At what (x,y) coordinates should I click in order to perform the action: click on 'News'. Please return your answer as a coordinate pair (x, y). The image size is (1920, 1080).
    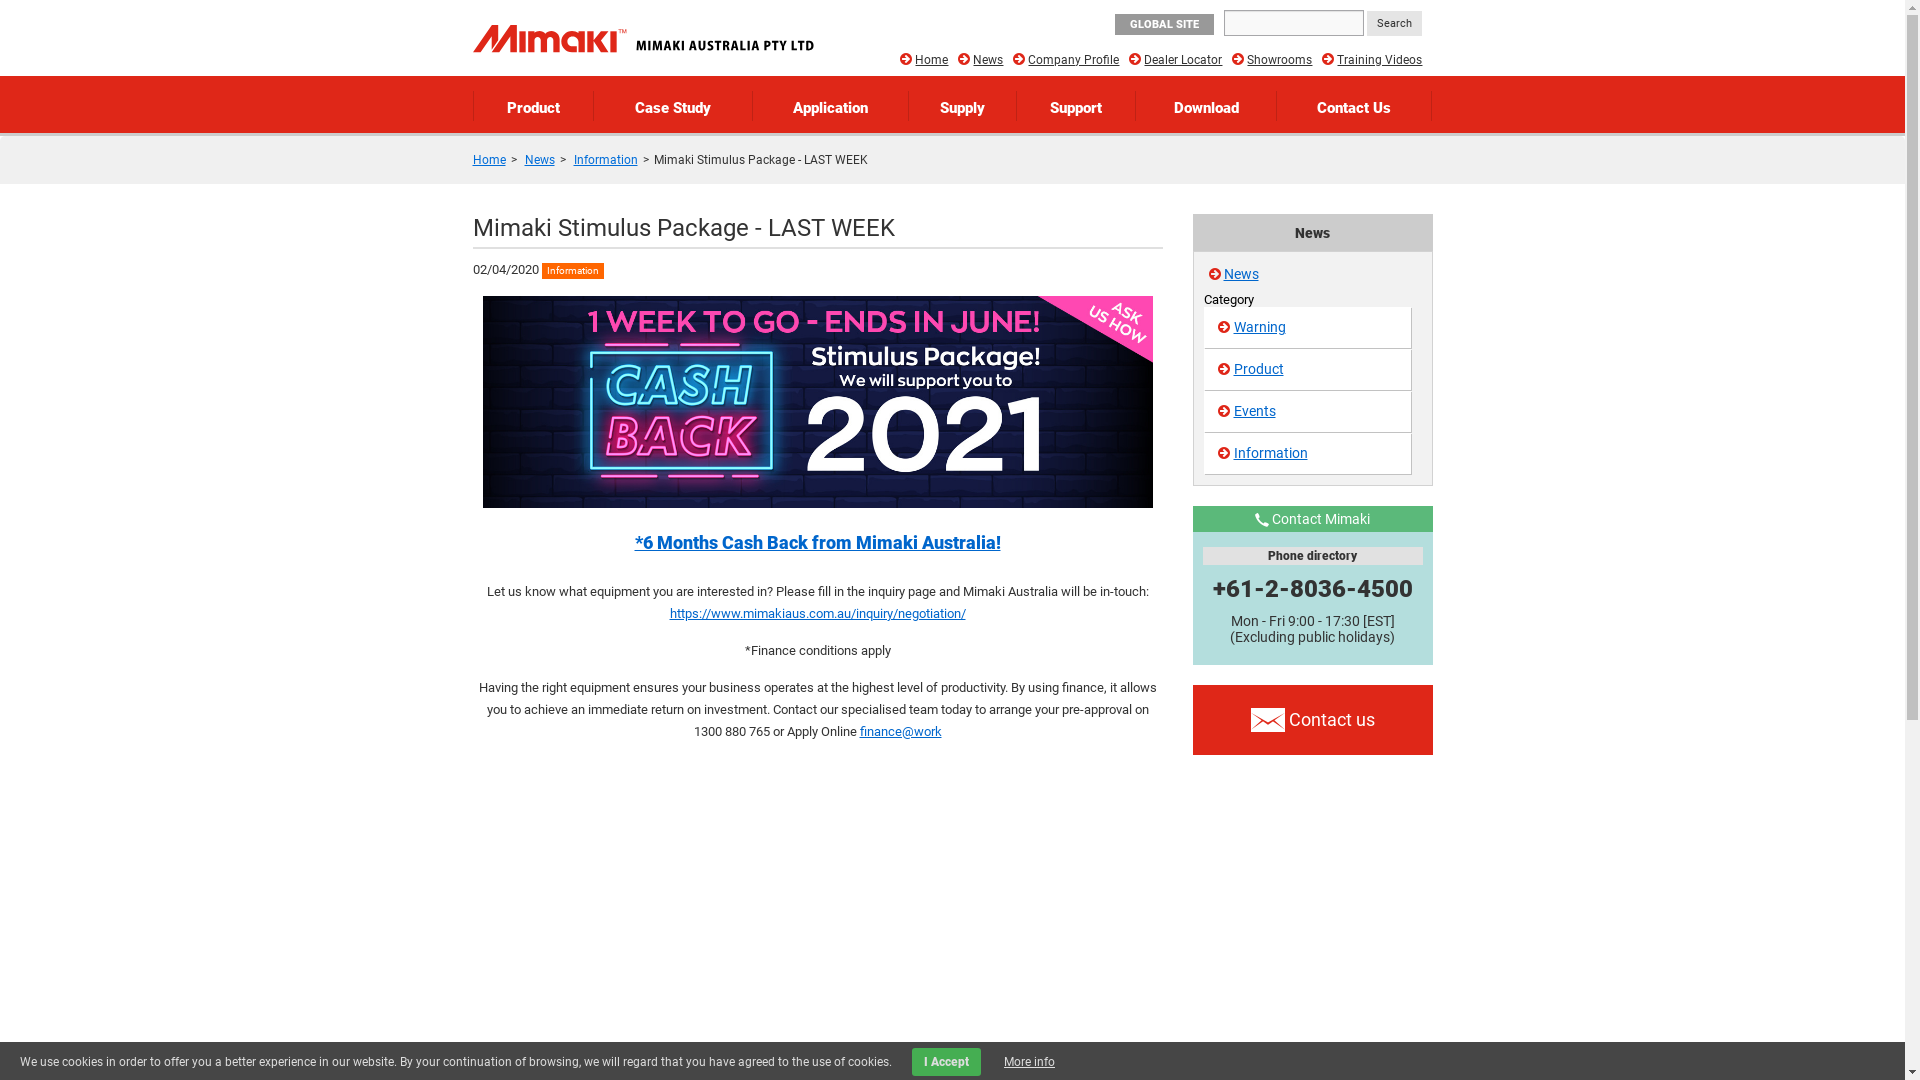
    Looking at the image, I should click on (1240, 273).